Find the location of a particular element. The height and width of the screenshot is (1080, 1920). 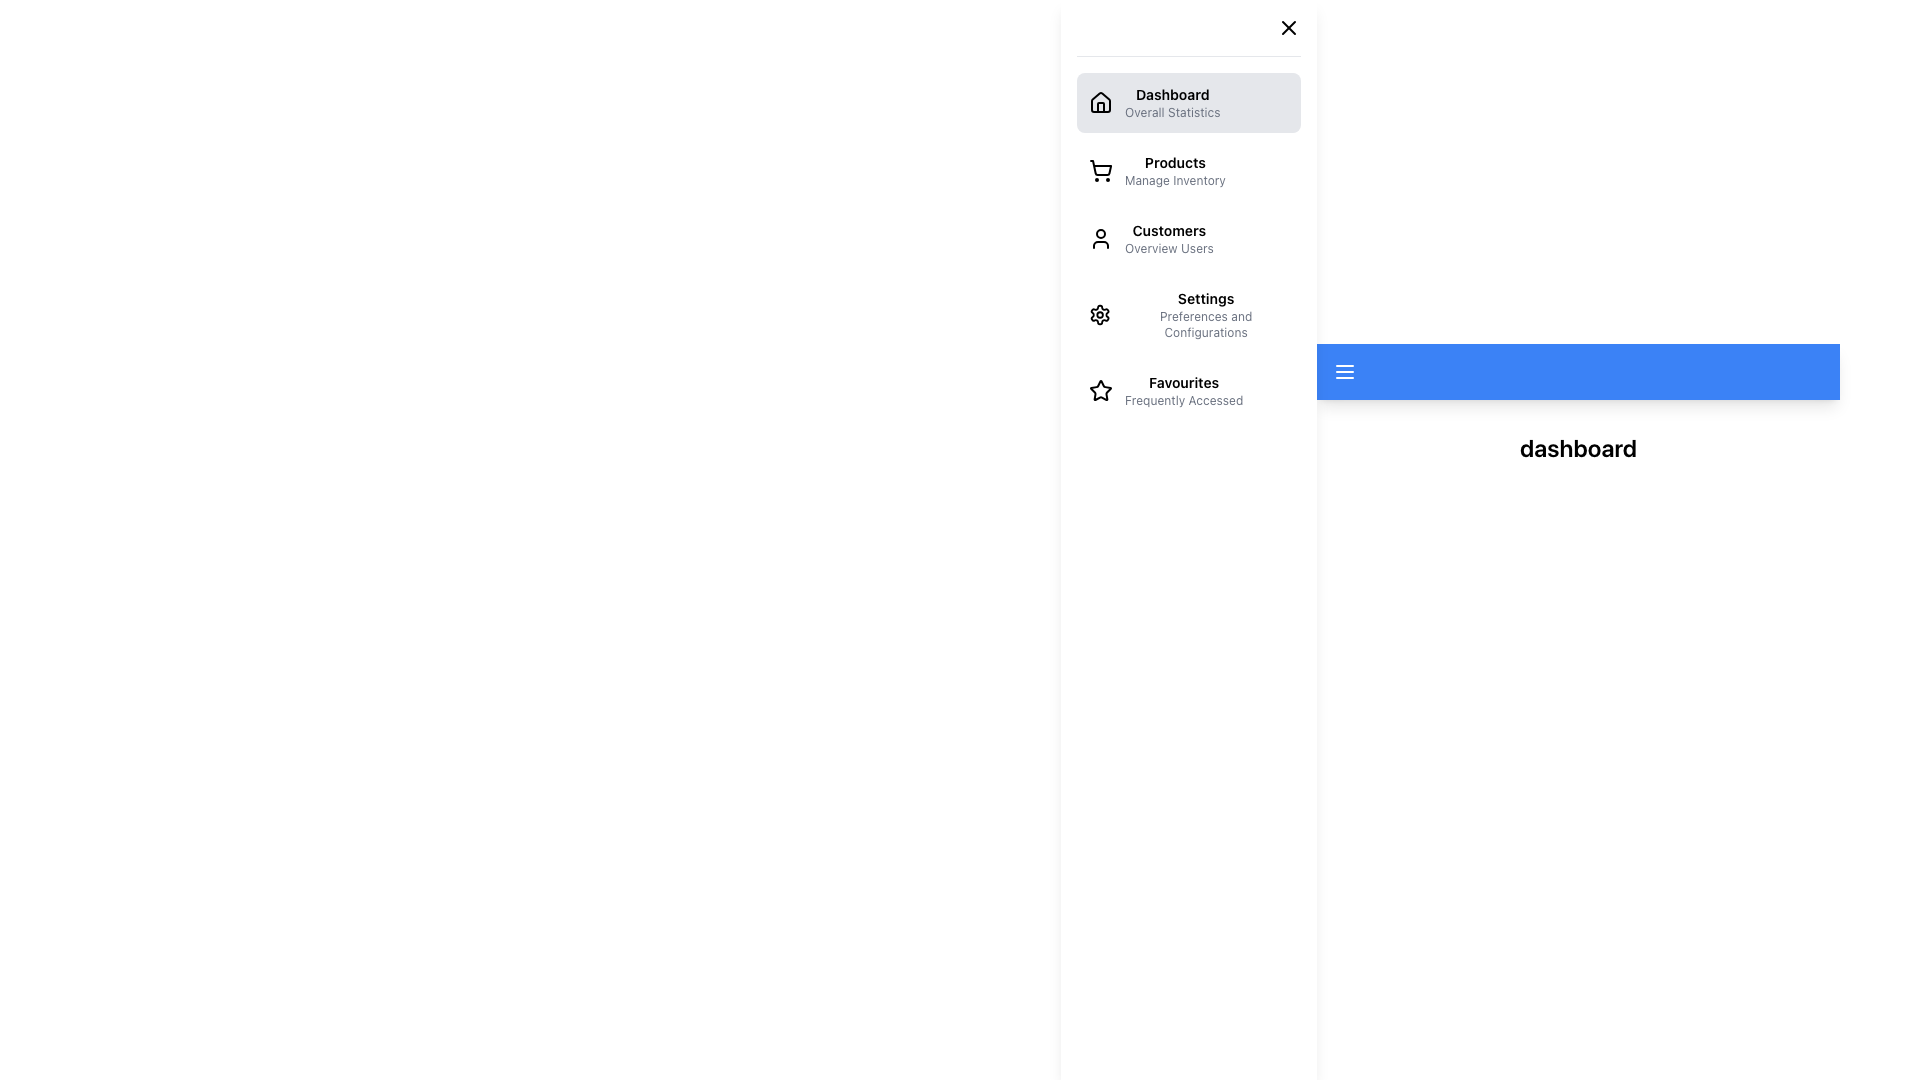

the static text element displaying 'Manage Inventory', which is located in the left sidebar menu, below the 'Products' header is located at coordinates (1175, 181).